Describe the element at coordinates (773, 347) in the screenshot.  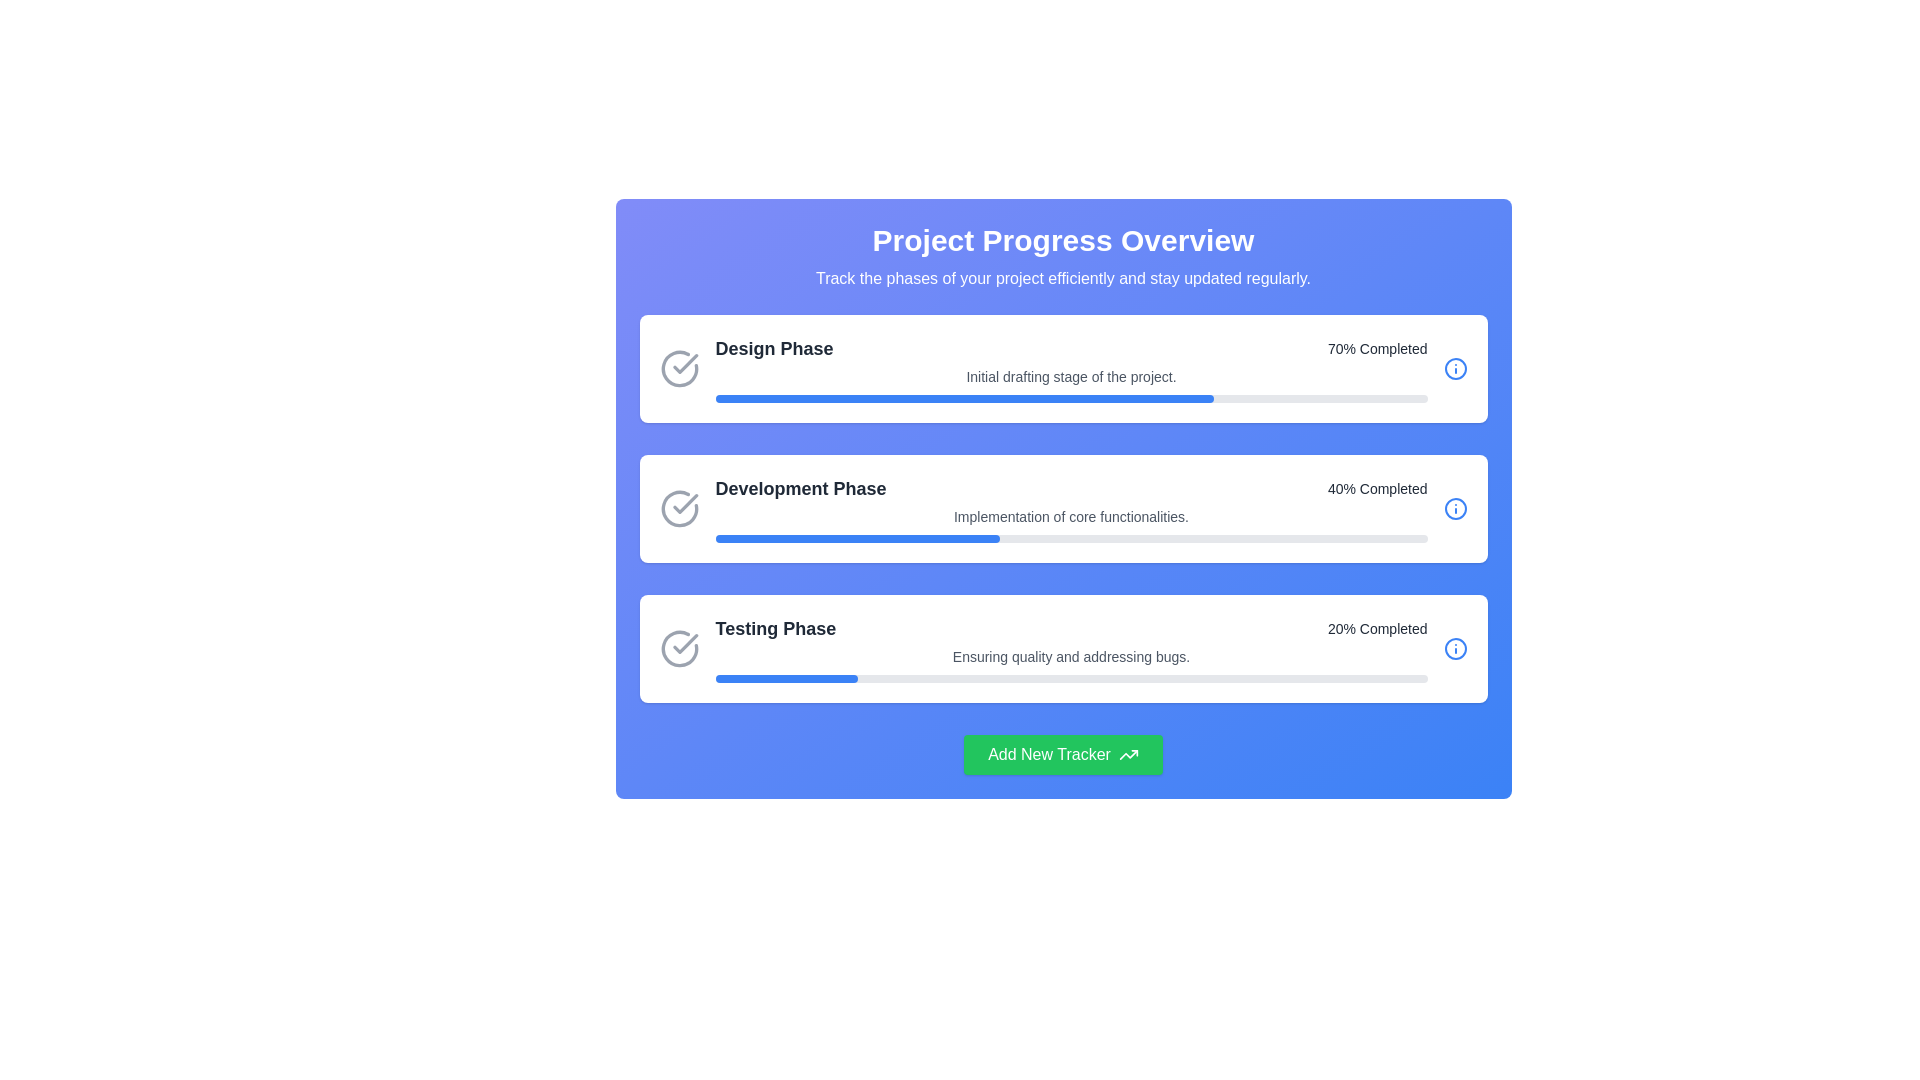
I see `the Text label indicating the current phase of a project or task progression, which is the first title in a vertically stacked list of project phases` at that location.